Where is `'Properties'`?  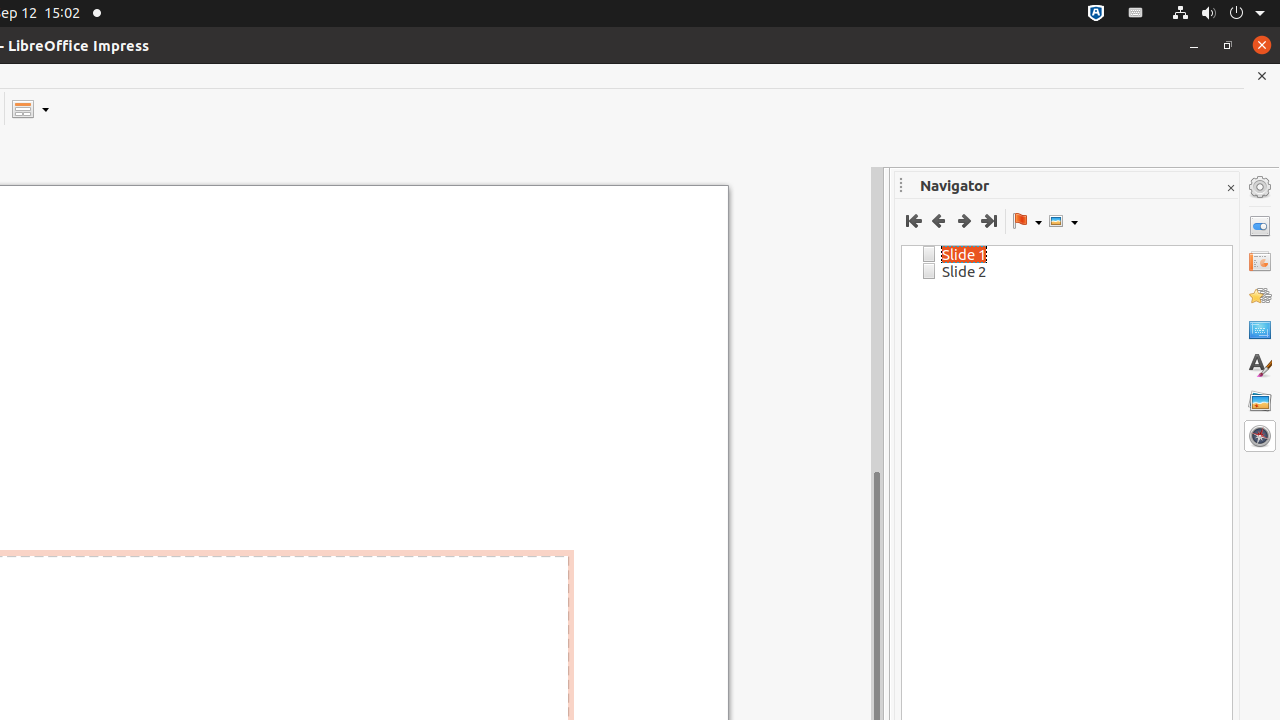
'Properties' is located at coordinates (1259, 225).